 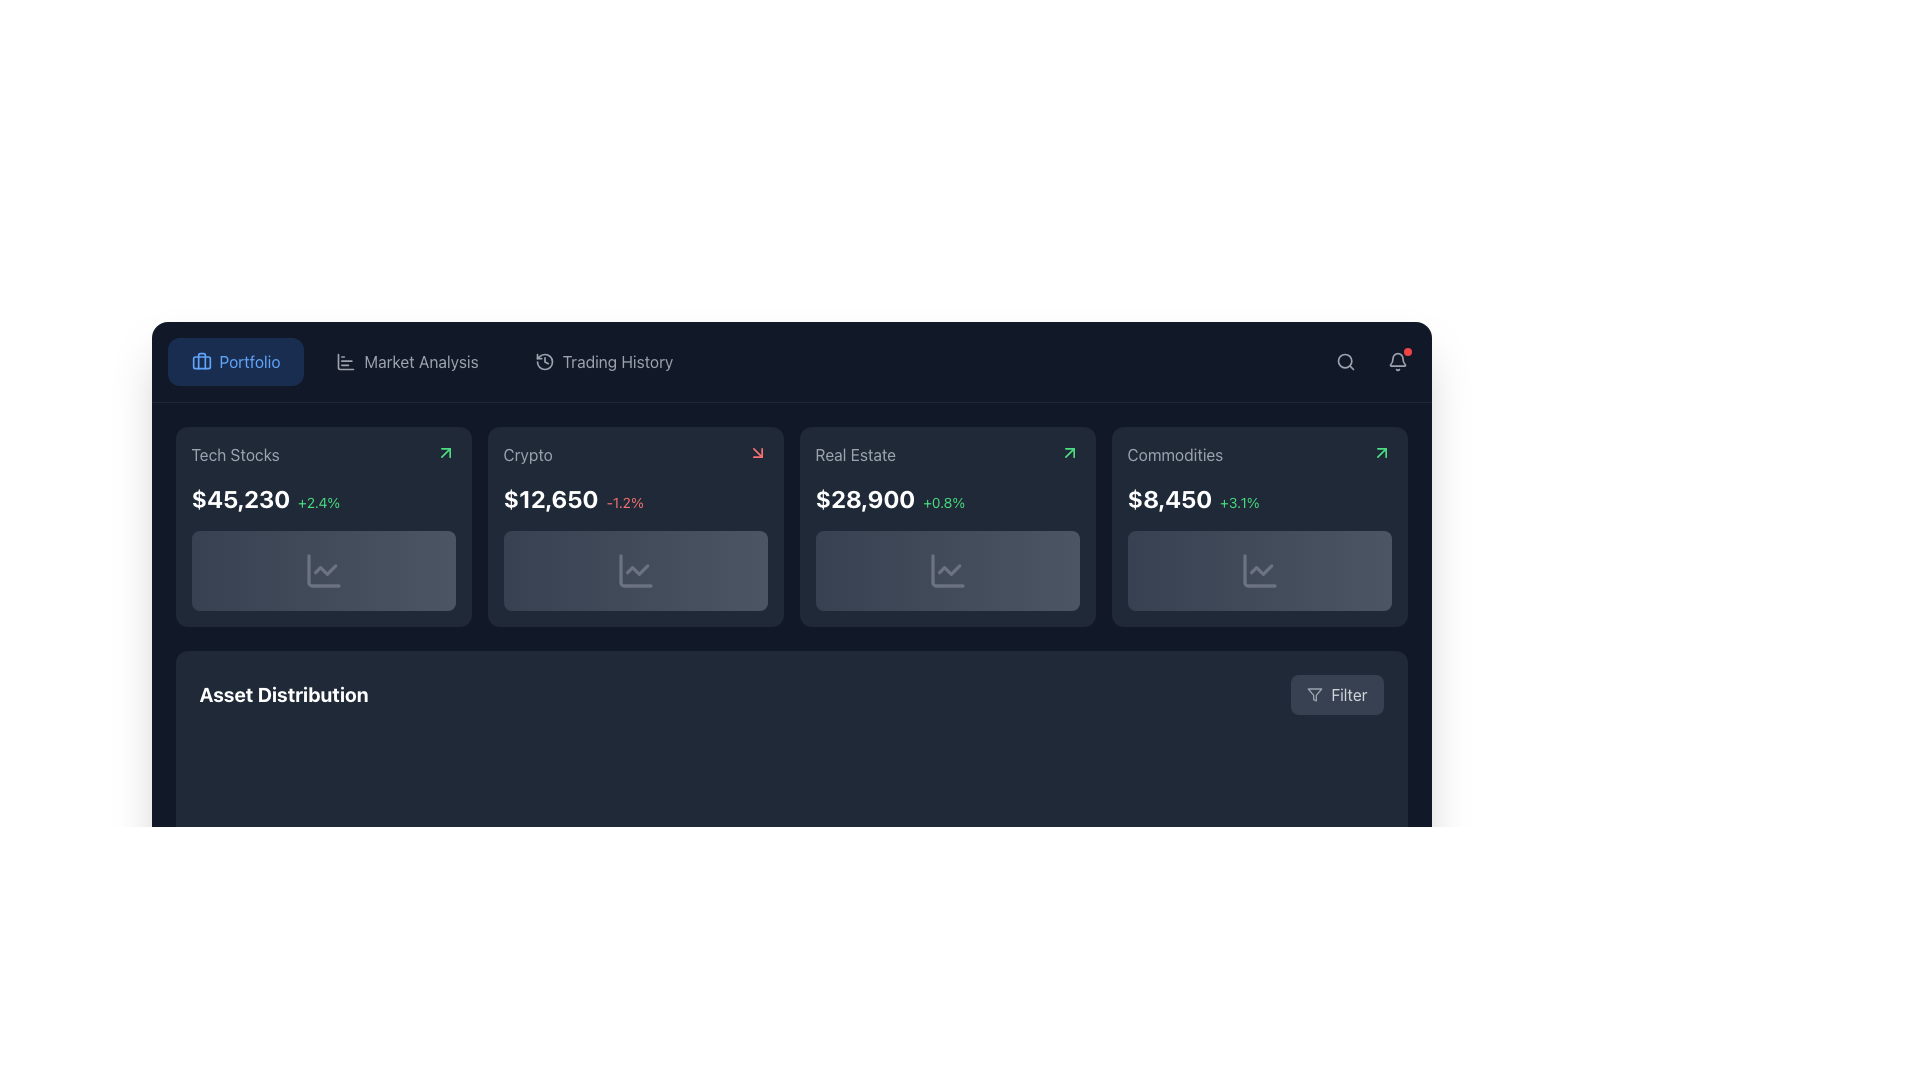 What do you see at coordinates (201, 362) in the screenshot?
I see `the rectangular graphic element within the briefcase icon located in the header navigation` at bounding box center [201, 362].